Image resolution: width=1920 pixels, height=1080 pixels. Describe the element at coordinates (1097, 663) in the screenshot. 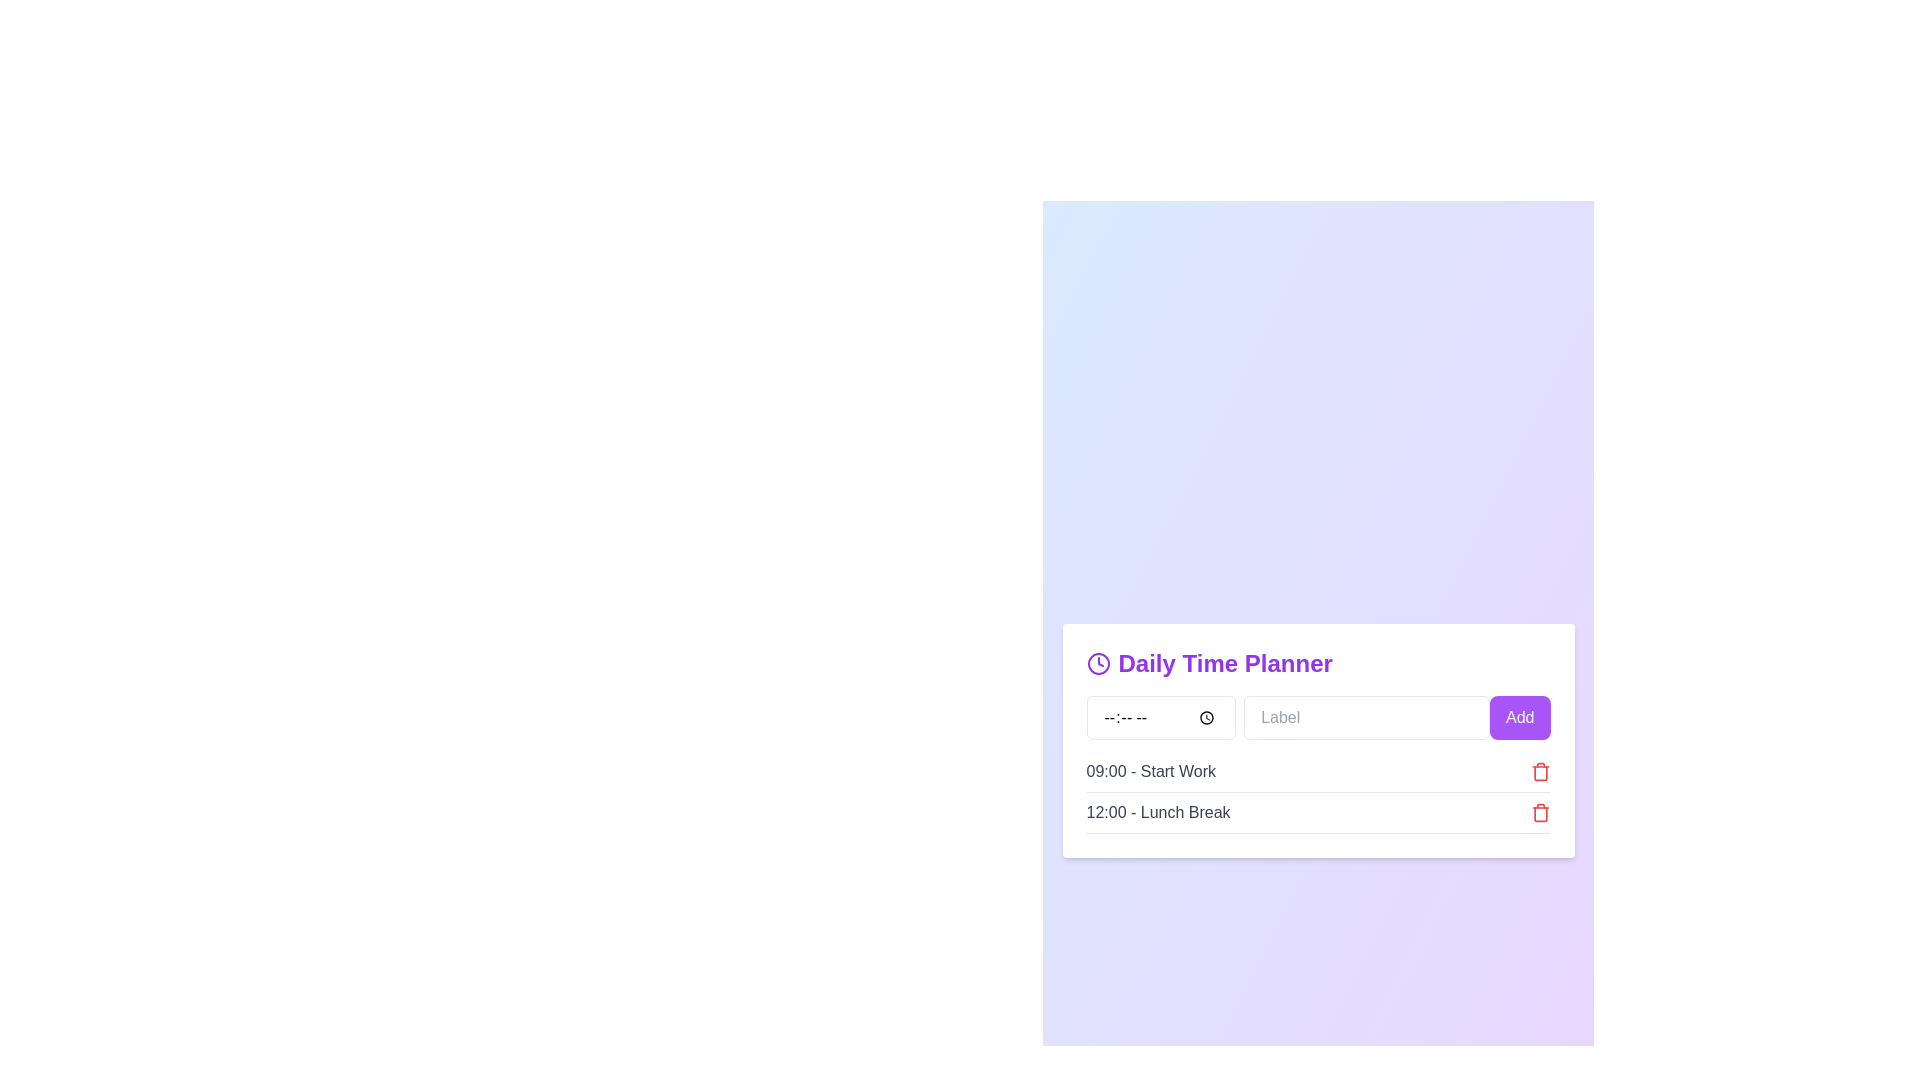

I see `the clock icon located near the top left corner of the content box, preceding the title text 'Daily Time Planner'` at that location.